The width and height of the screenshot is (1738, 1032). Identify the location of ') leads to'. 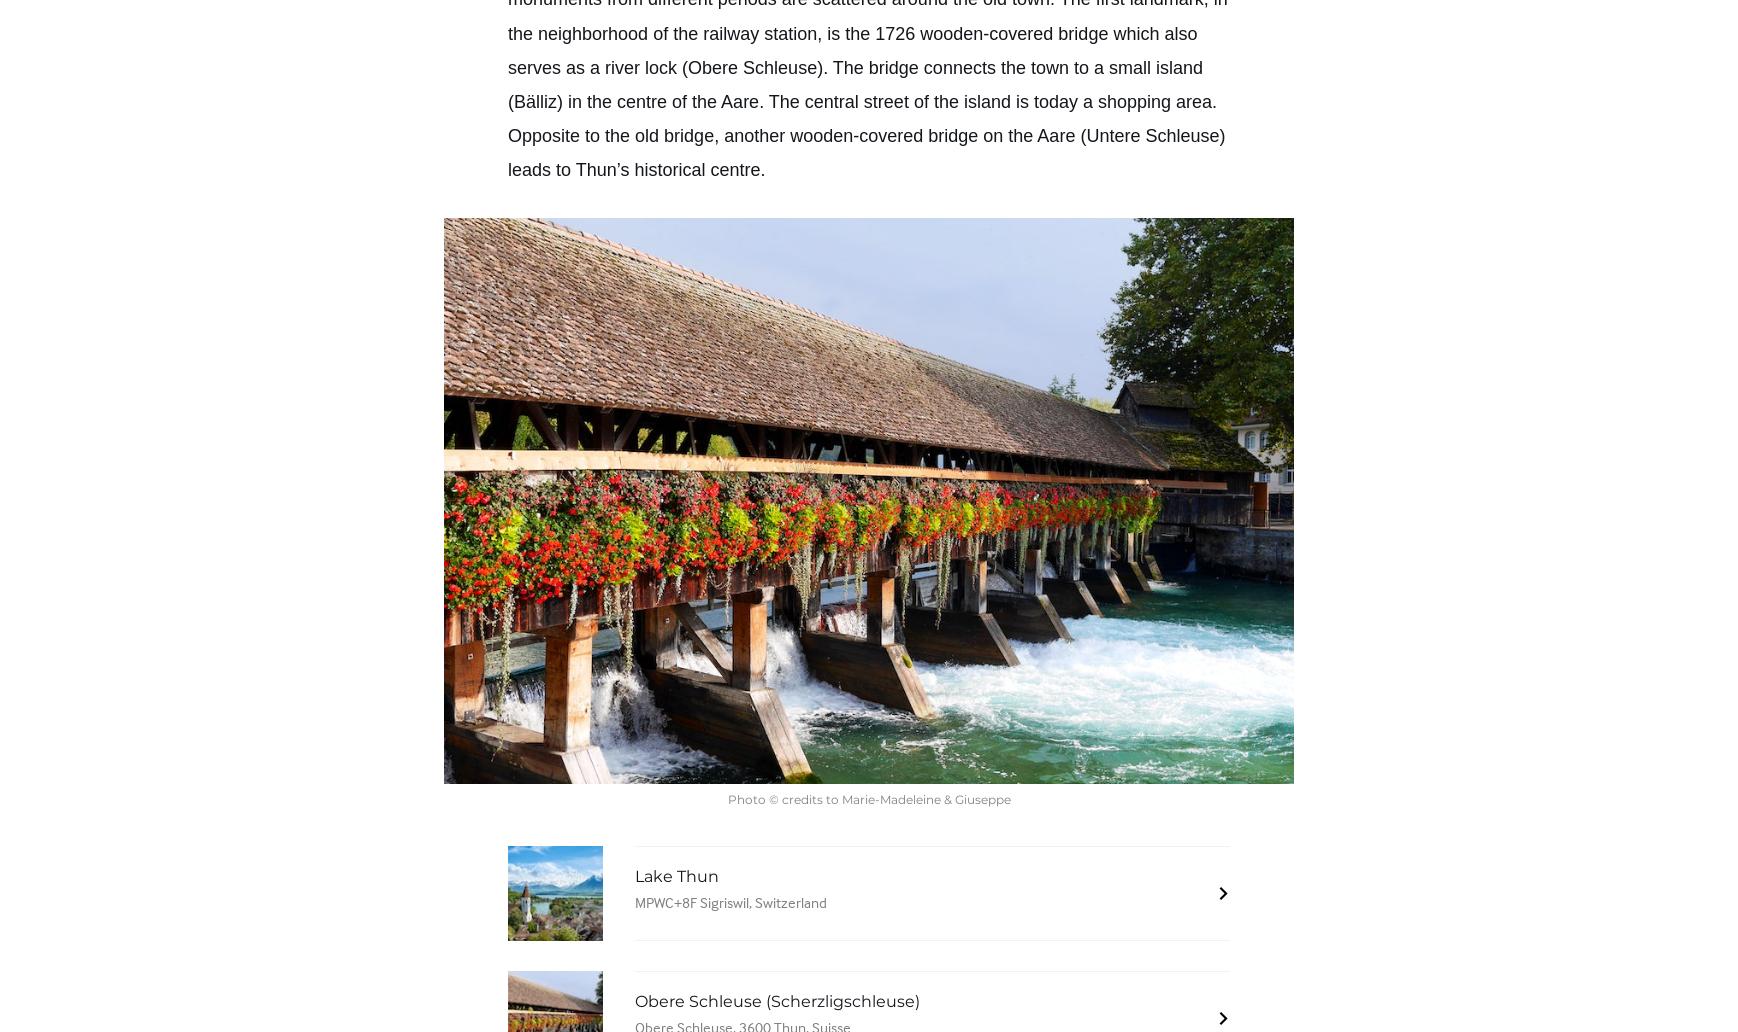
(508, 152).